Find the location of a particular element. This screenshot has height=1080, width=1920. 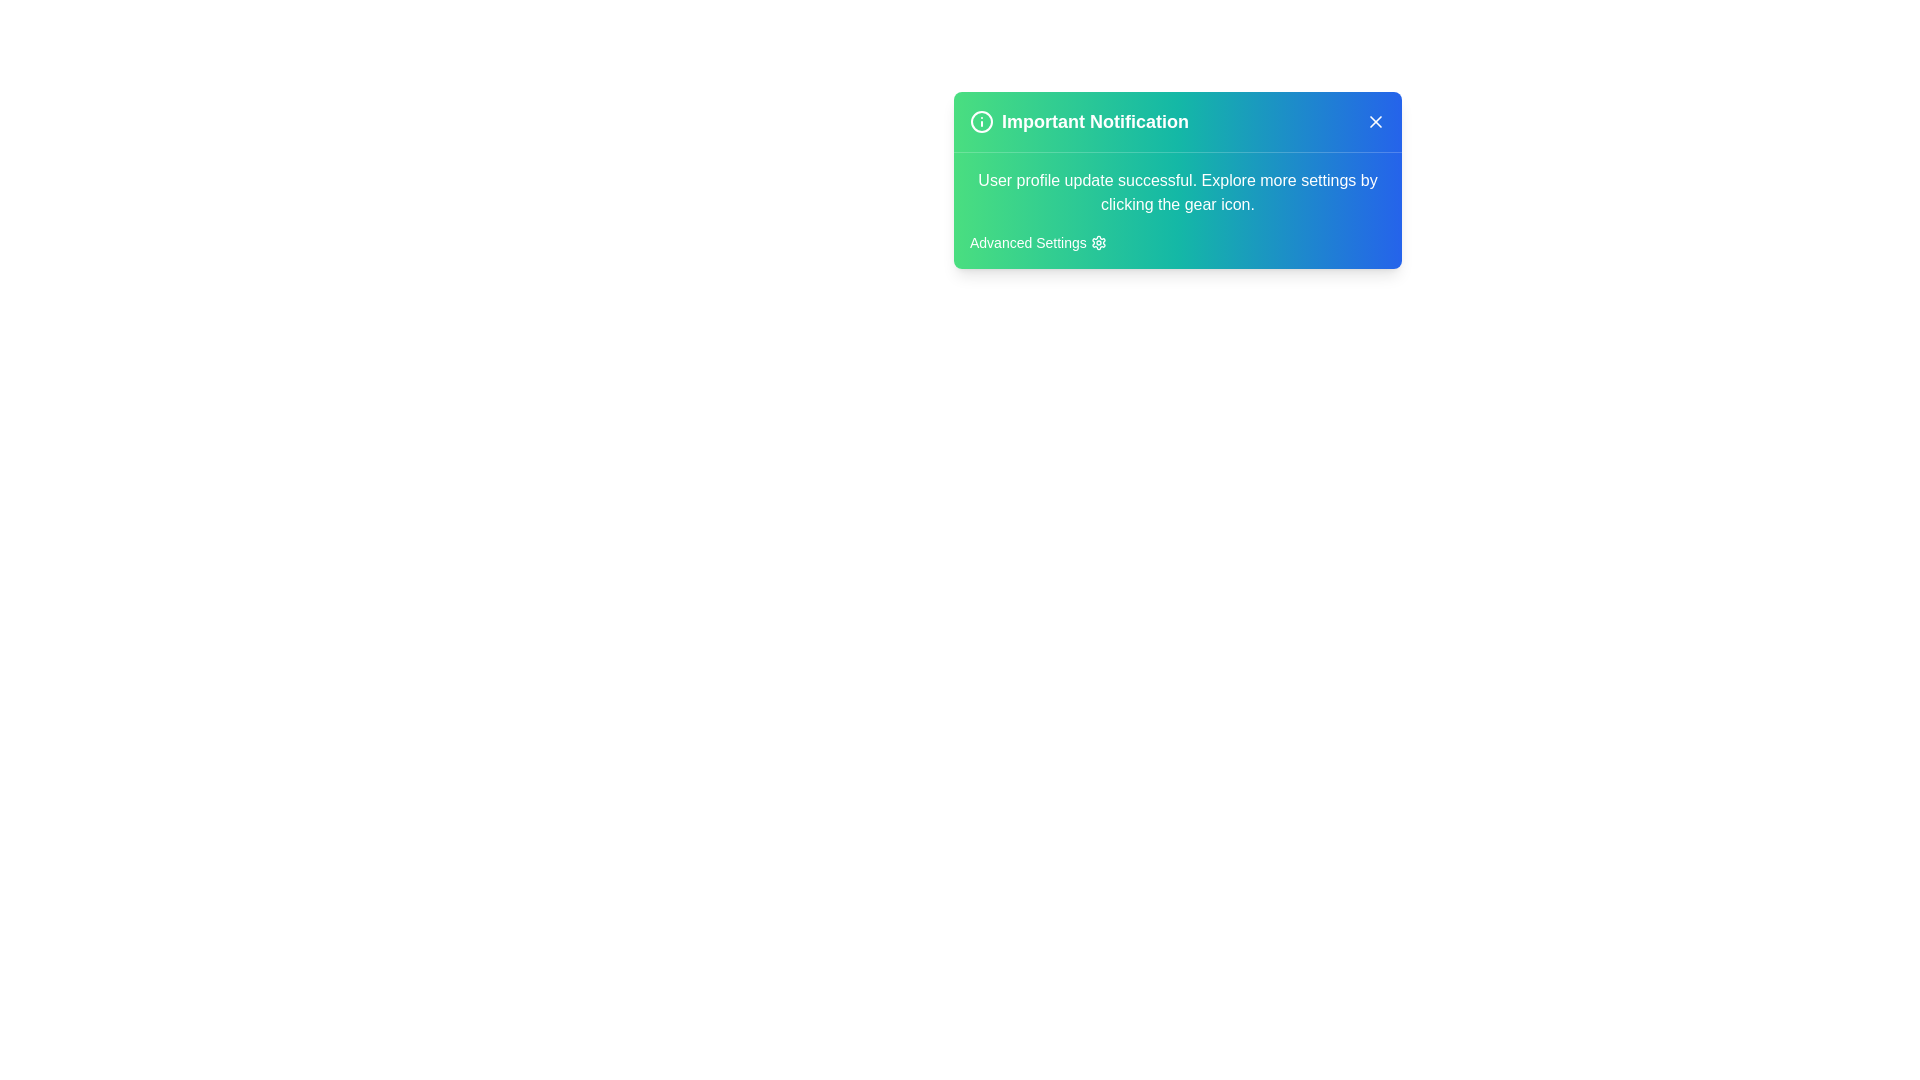

the 'Advanced Settings' button to toggle the visibility of advanced settings is located at coordinates (1037, 242).